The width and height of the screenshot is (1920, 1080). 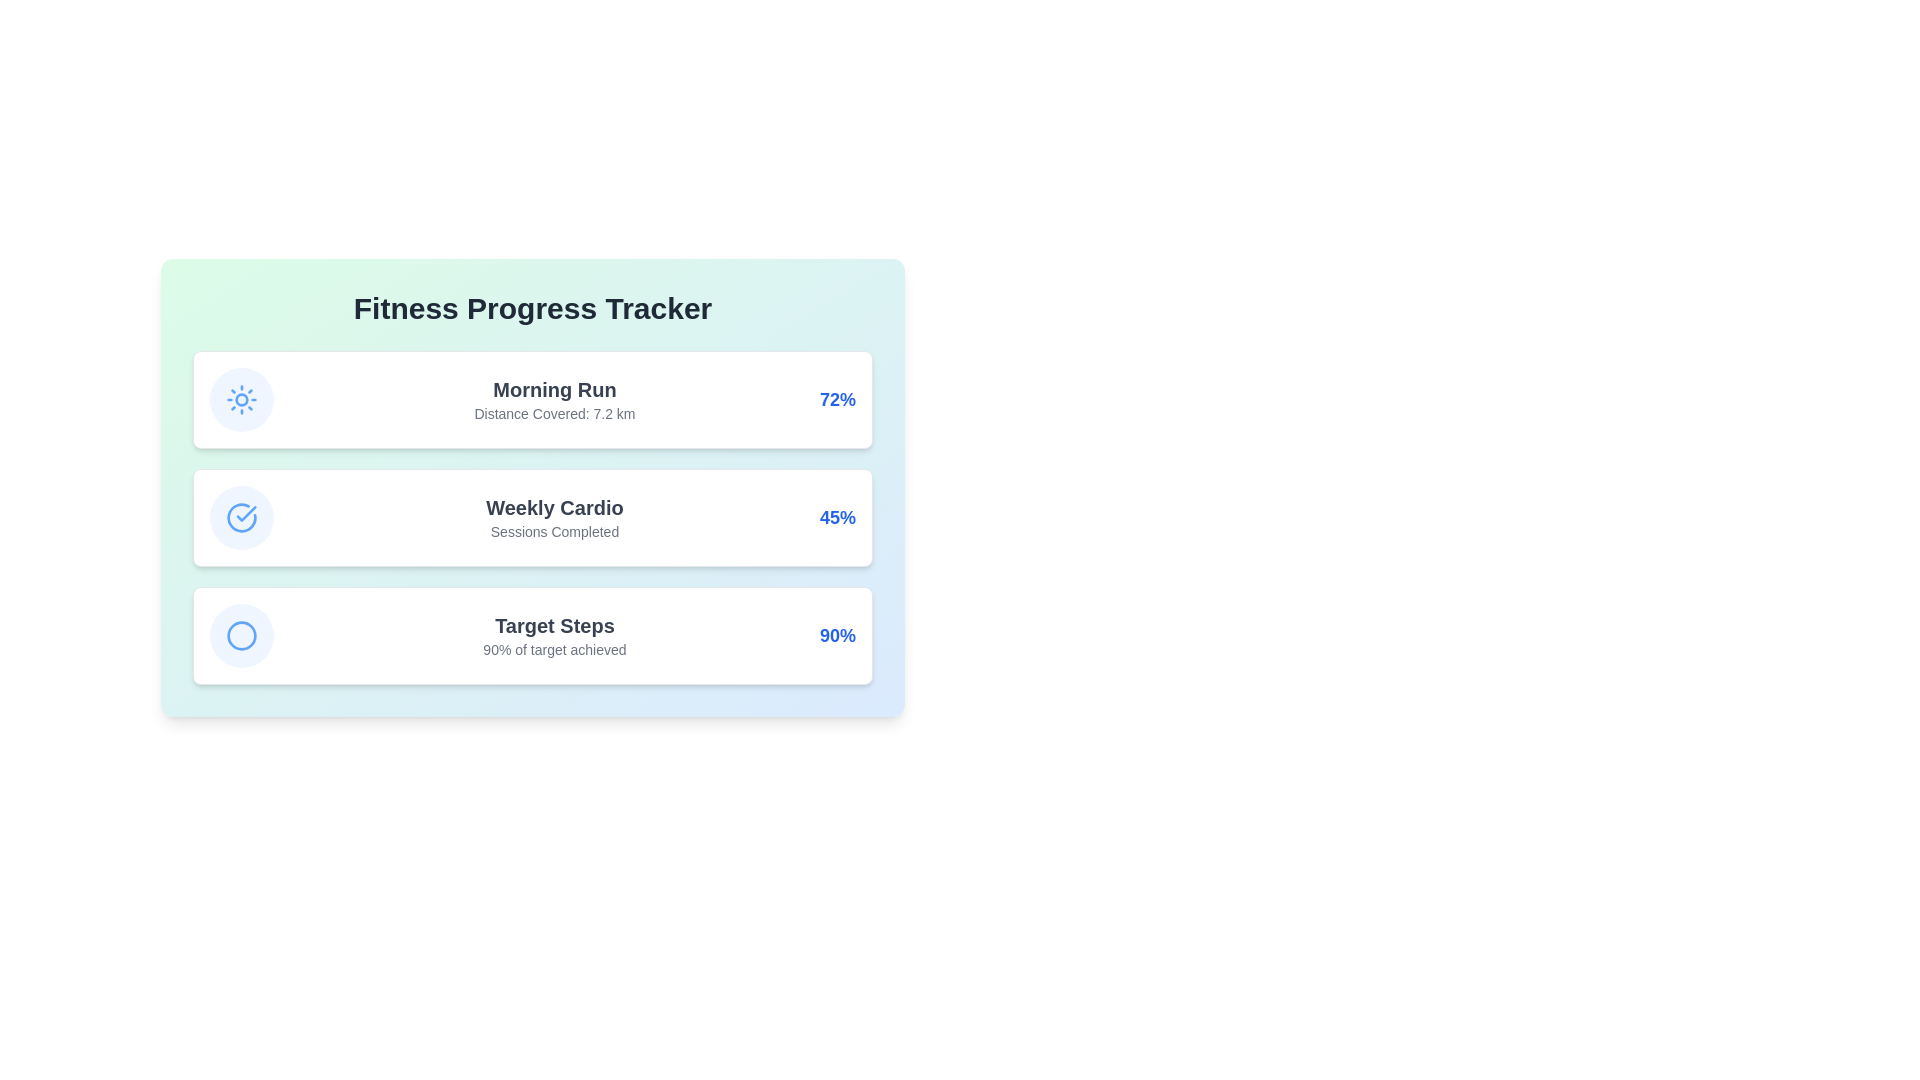 What do you see at coordinates (555, 412) in the screenshot?
I see `text label displaying 'Distance Covered: 7.2 km', which is positioned below the 'Morning Run' title and above the progress percentage indicator (72%)` at bounding box center [555, 412].